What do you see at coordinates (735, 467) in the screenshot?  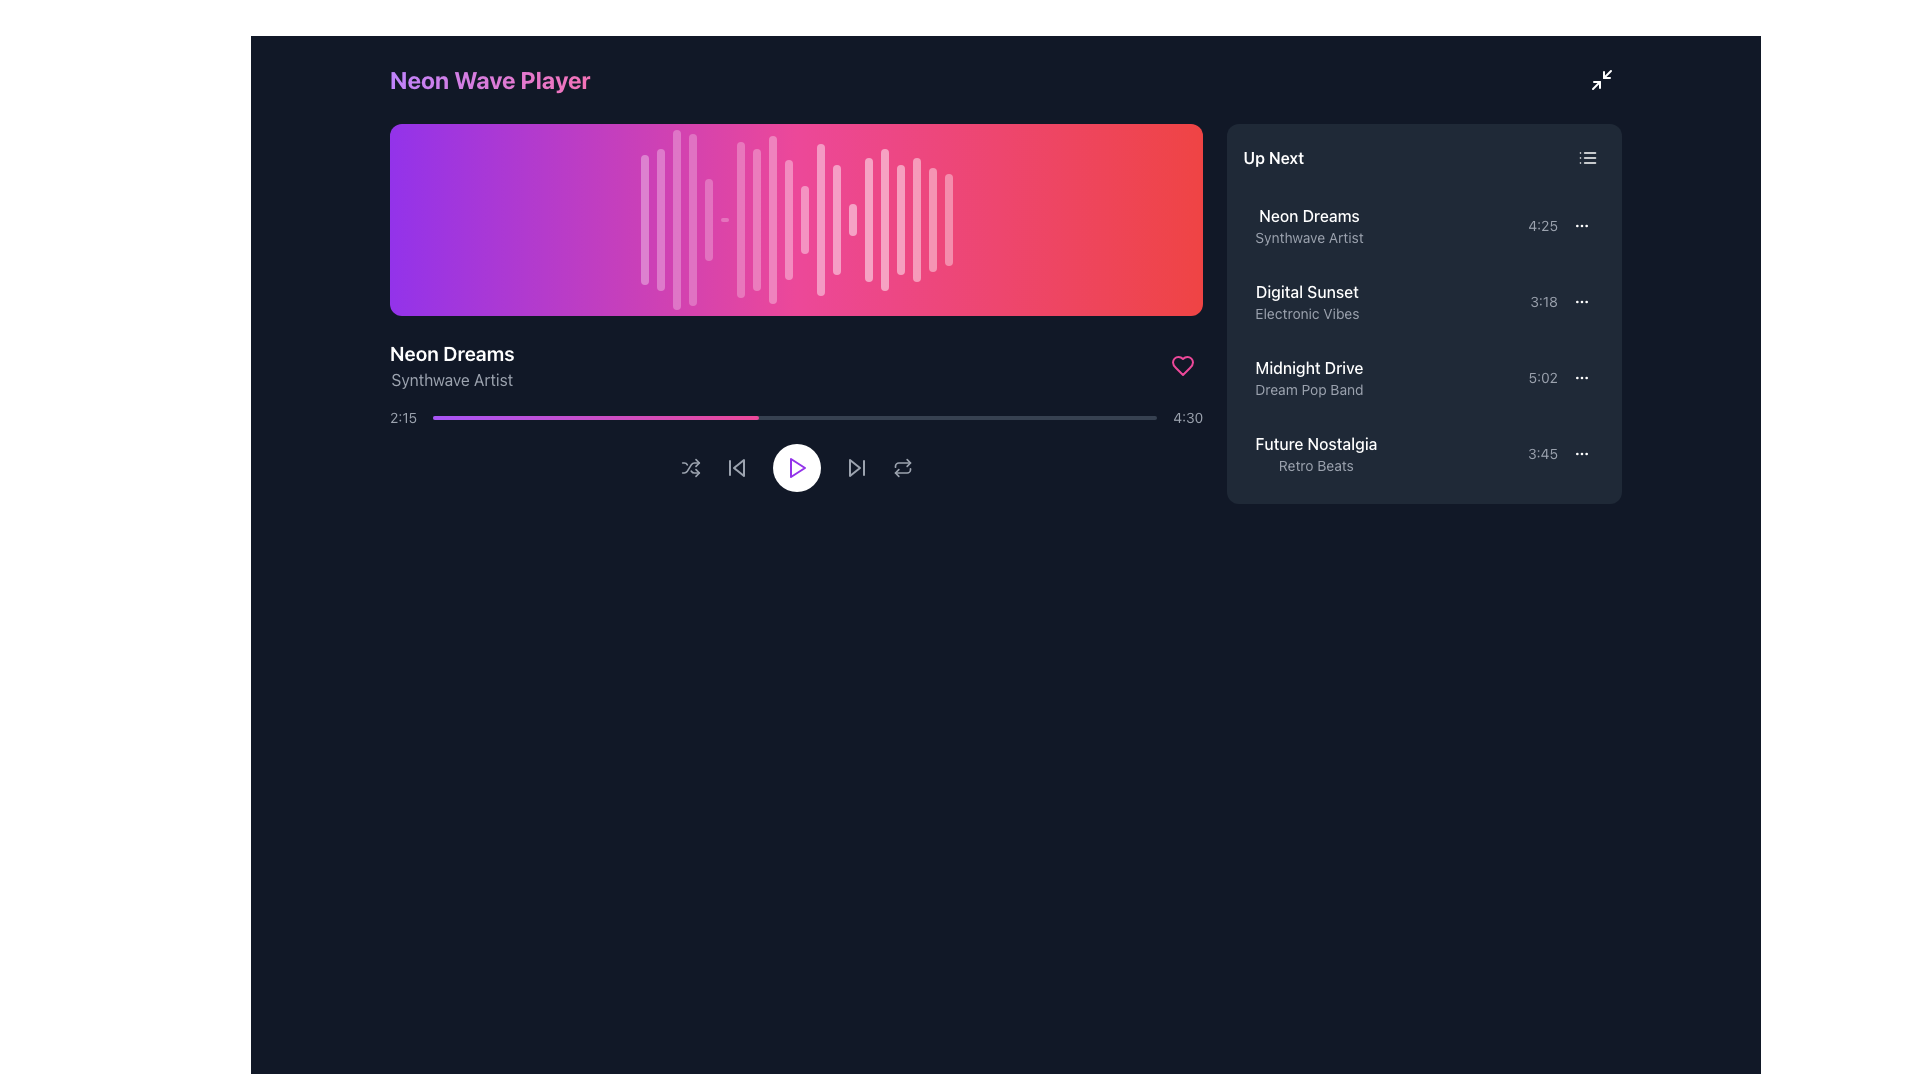 I see `the Skip Previous button, which is located to the left of the central Play button in the media control bar and is the second button from the left` at bounding box center [735, 467].